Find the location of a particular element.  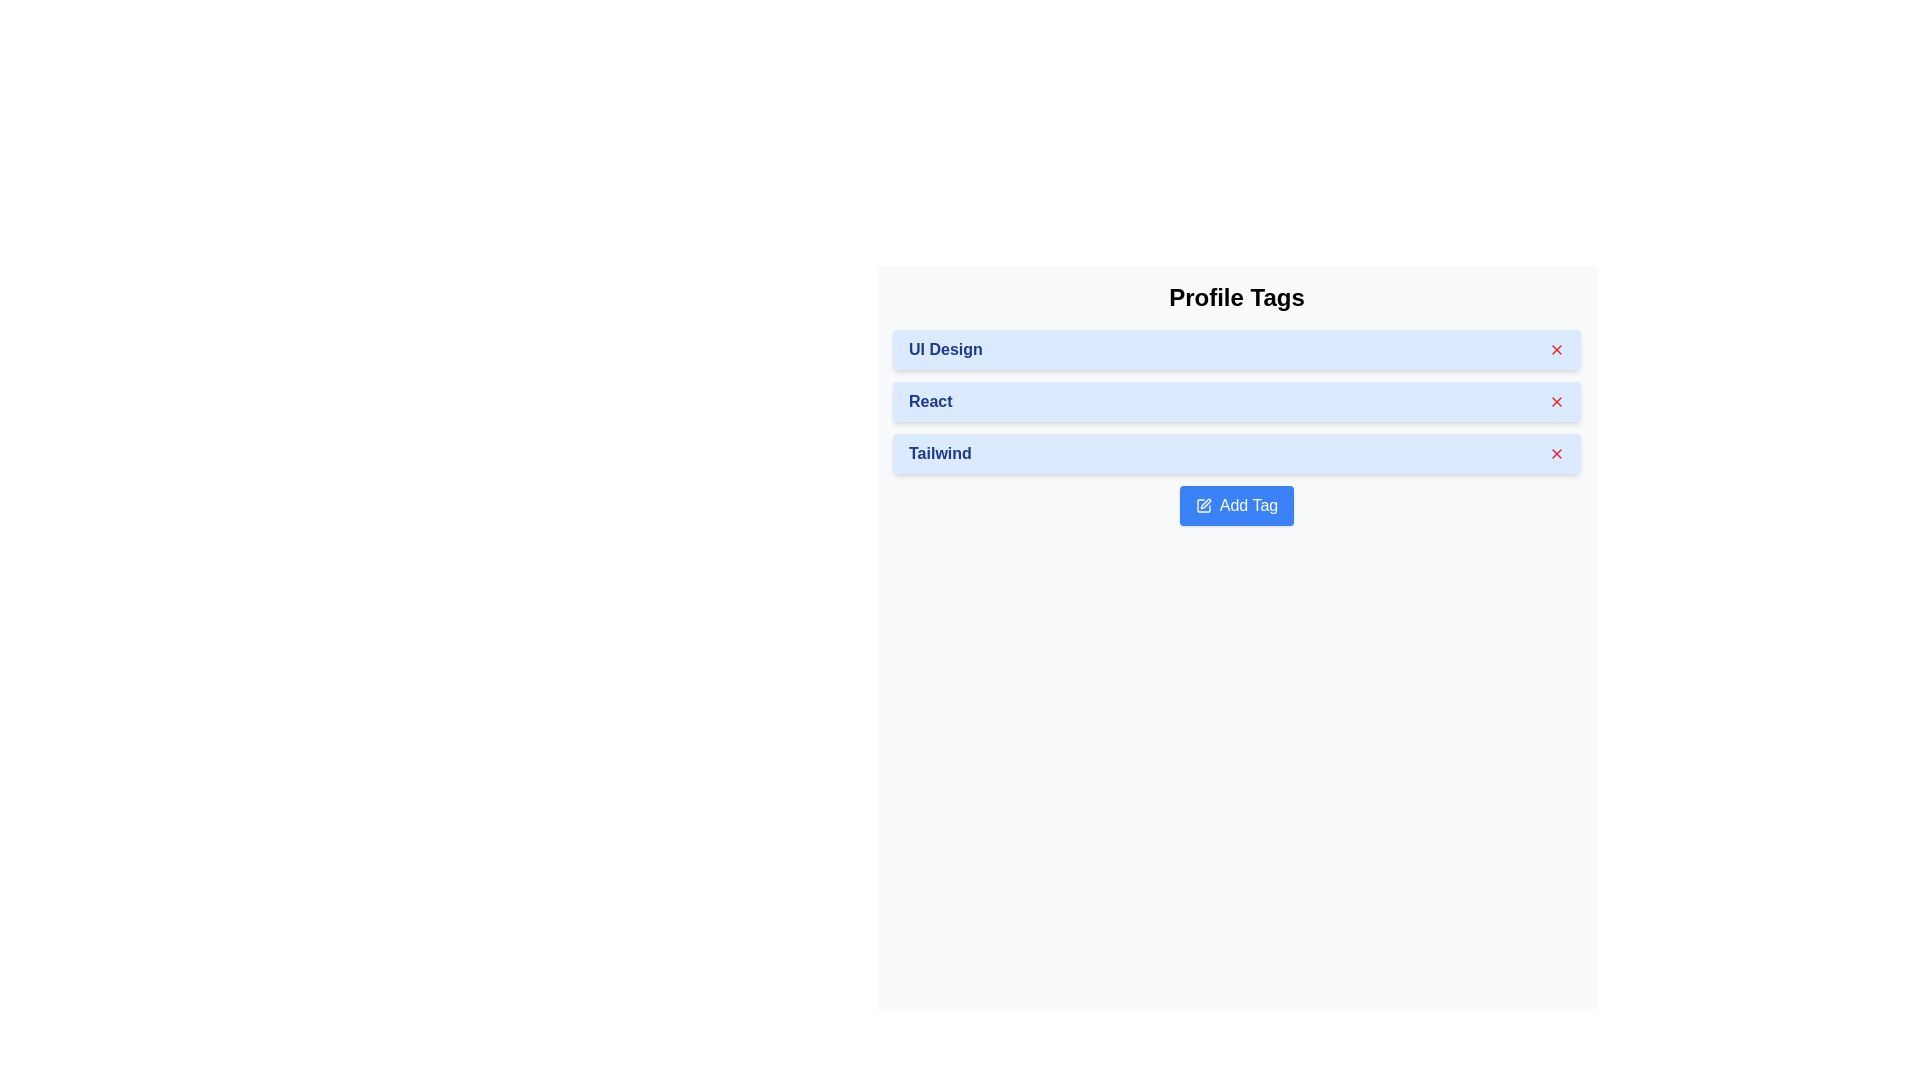

the second List item under 'Profile Tags' which has a blue background and the text 'React' by interacting with it via keyboard focus is located at coordinates (1236, 401).